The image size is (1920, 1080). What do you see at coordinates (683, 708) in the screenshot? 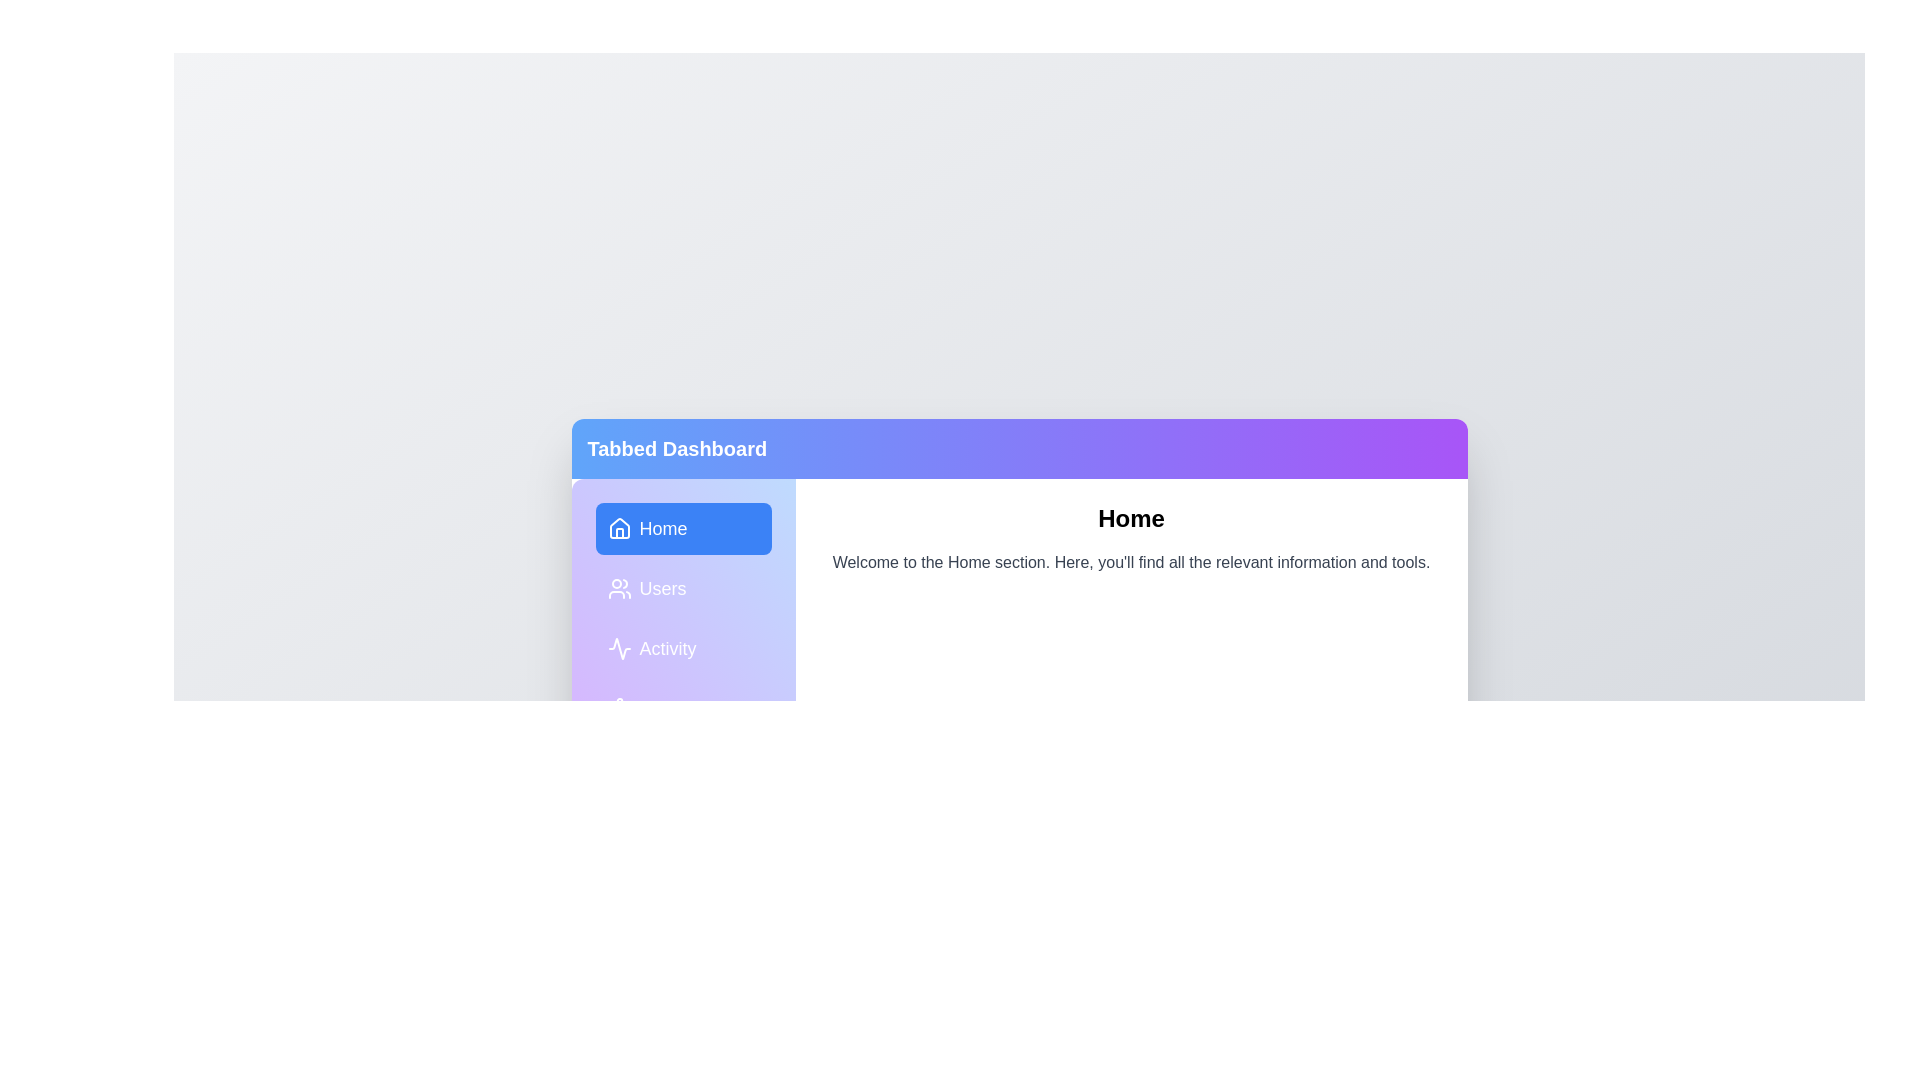
I see `the tab Settings to observe the visual effect` at bounding box center [683, 708].